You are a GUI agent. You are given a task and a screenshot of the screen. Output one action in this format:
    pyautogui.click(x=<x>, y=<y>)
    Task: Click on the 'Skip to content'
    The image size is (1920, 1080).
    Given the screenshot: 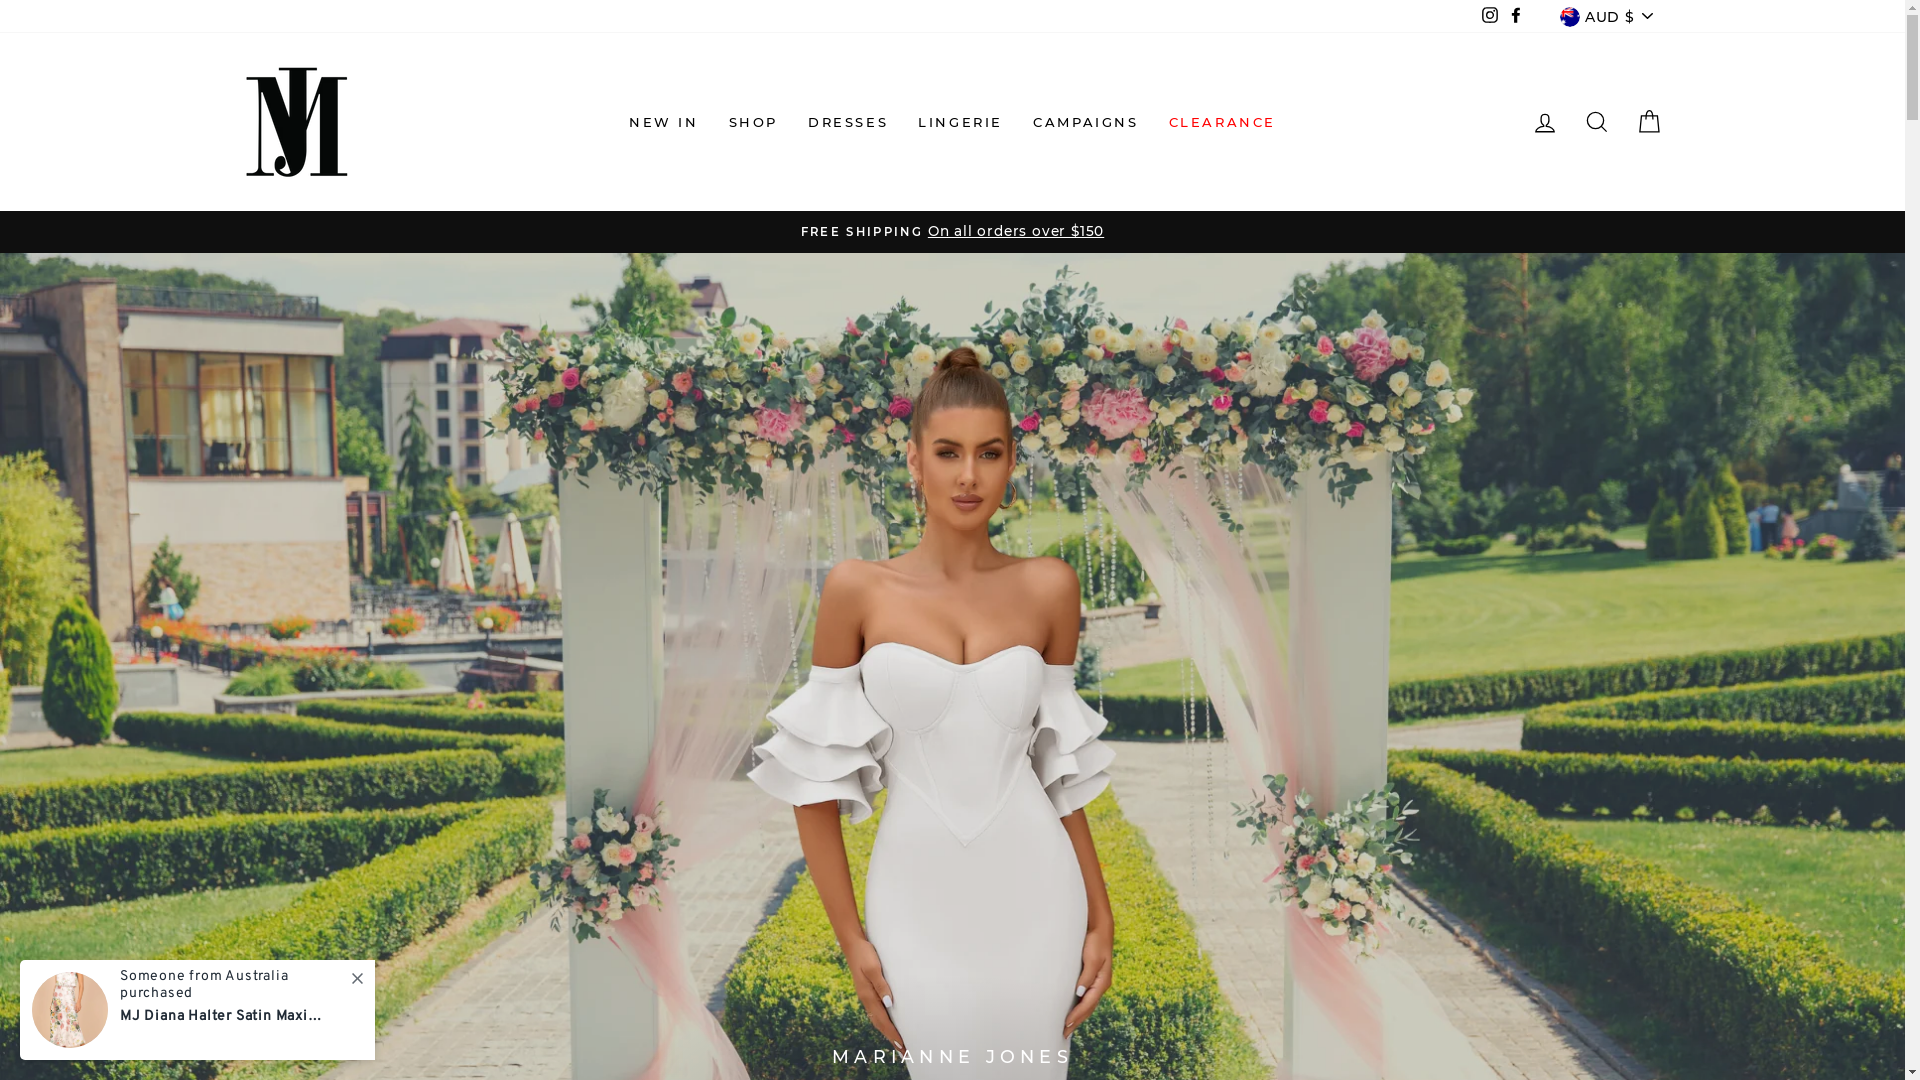 What is the action you would take?
    pyautogui.click(x=0, y=0)
    